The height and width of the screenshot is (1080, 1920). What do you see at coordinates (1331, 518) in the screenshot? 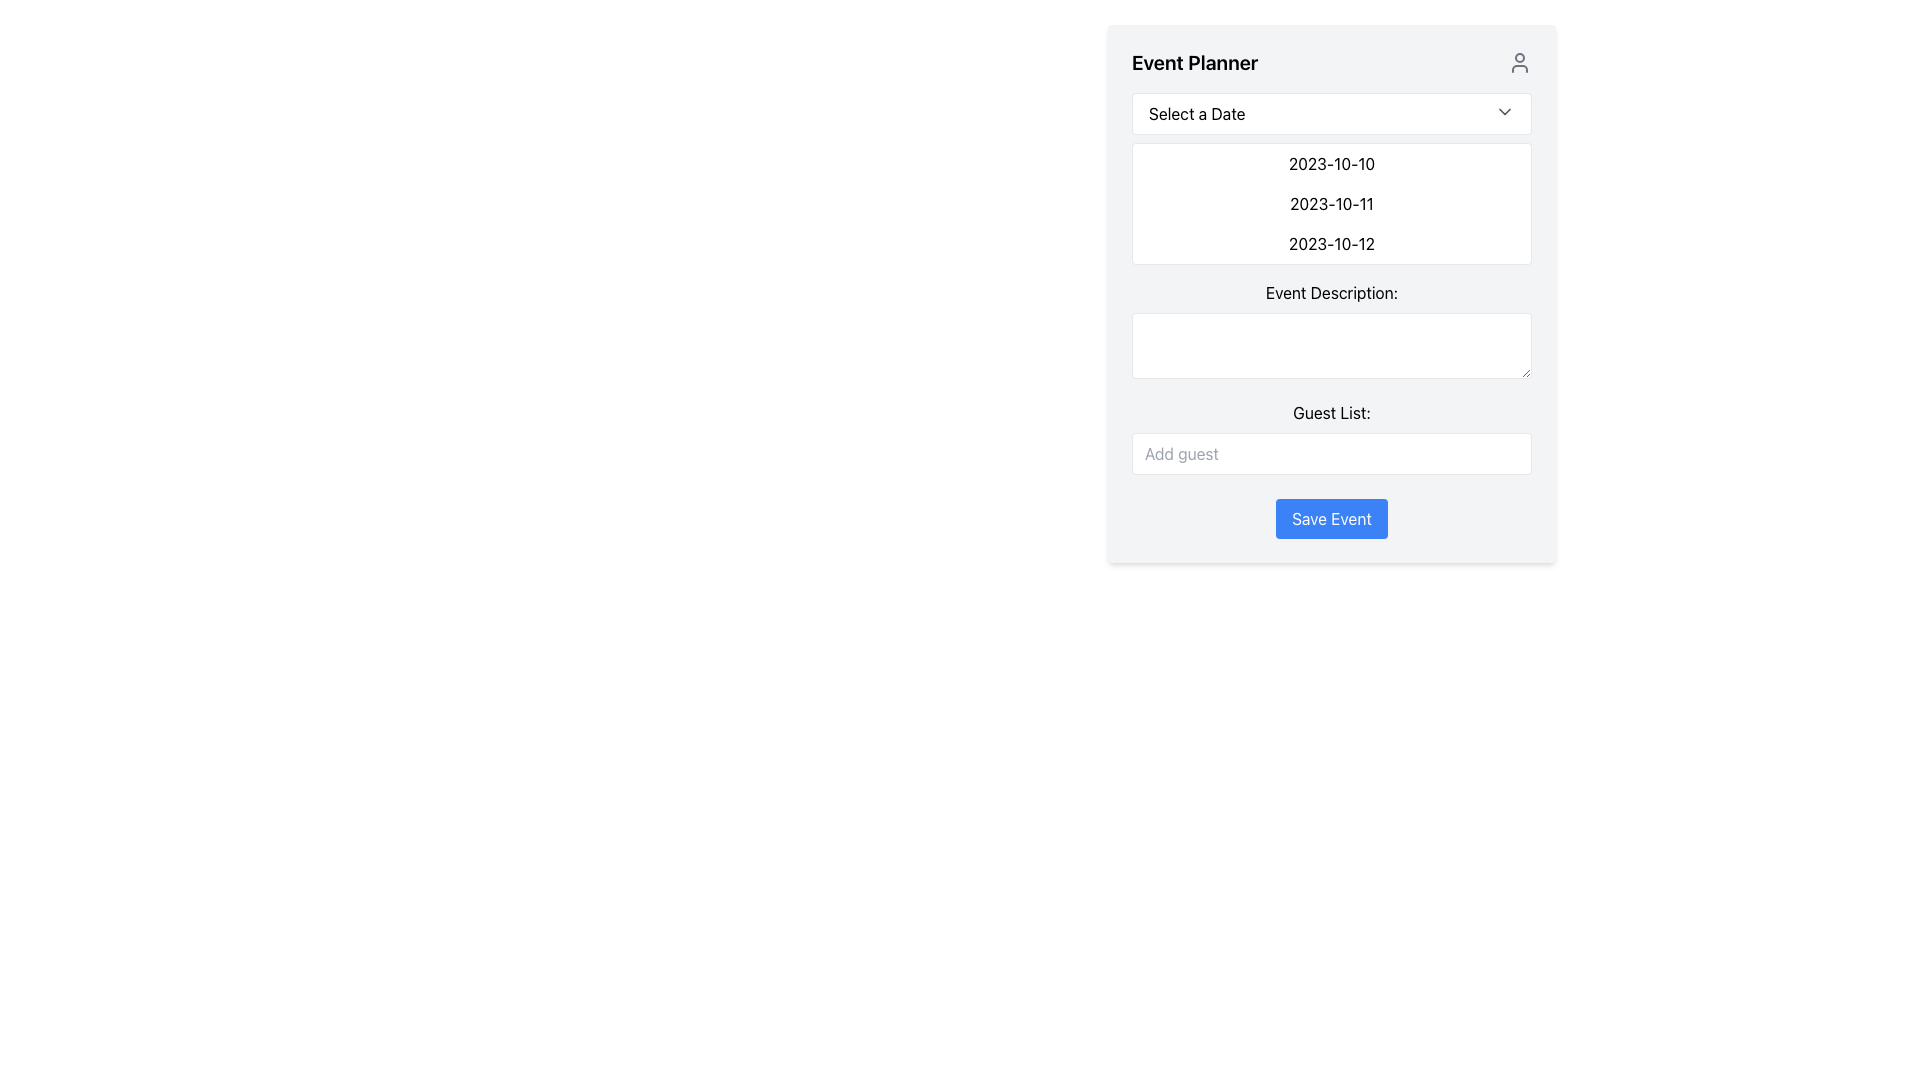
I see `the 'Save Event' button, which is a rectangular button with a blue background and white text, located centrally below the 'Guest List' input field in the event planner interface` at bounding box center [1331, 518].